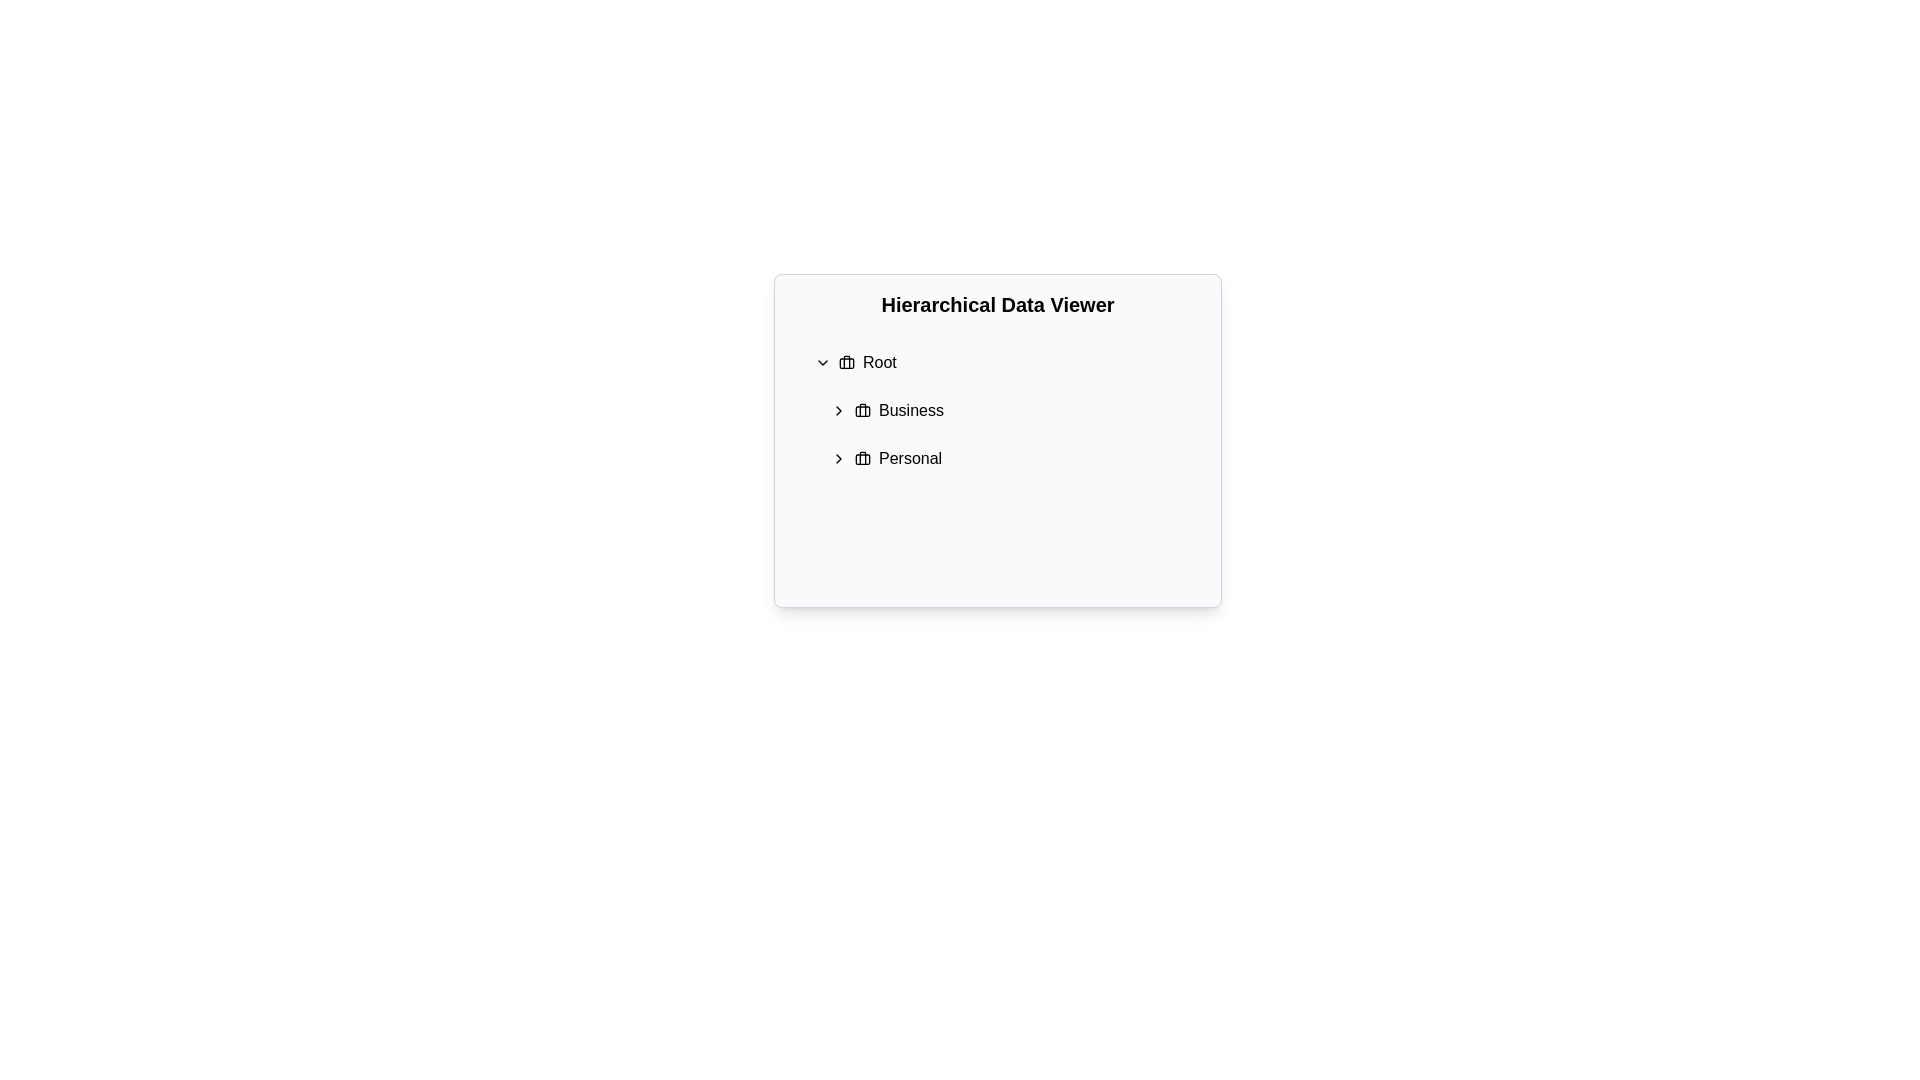 The height and width of the screenshot is (1080, 1920). Describe the element at coordinates (839, 410) in the screenshot. I see `the collapsible chevron icon styled with a black outline located next to the 'Business' text` at that location.